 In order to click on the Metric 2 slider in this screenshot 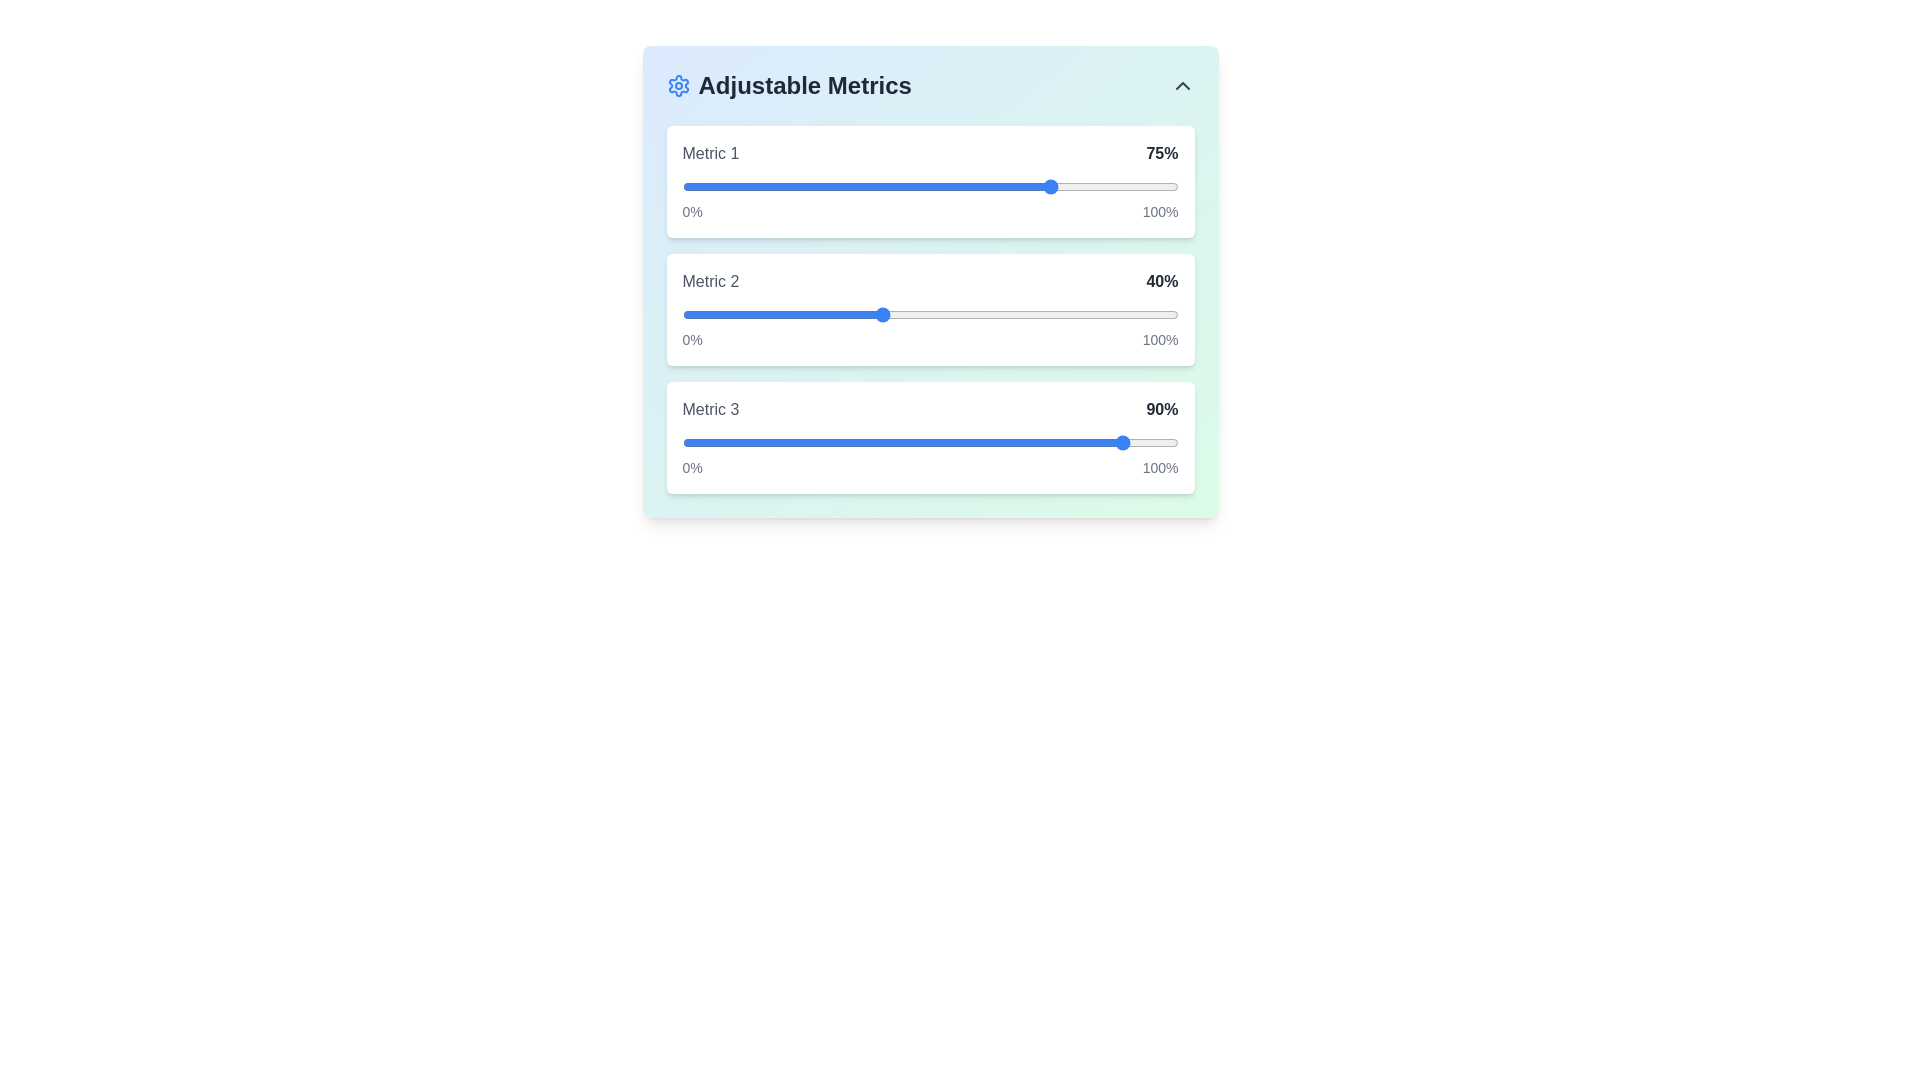, I will do `click(846, 315)`.